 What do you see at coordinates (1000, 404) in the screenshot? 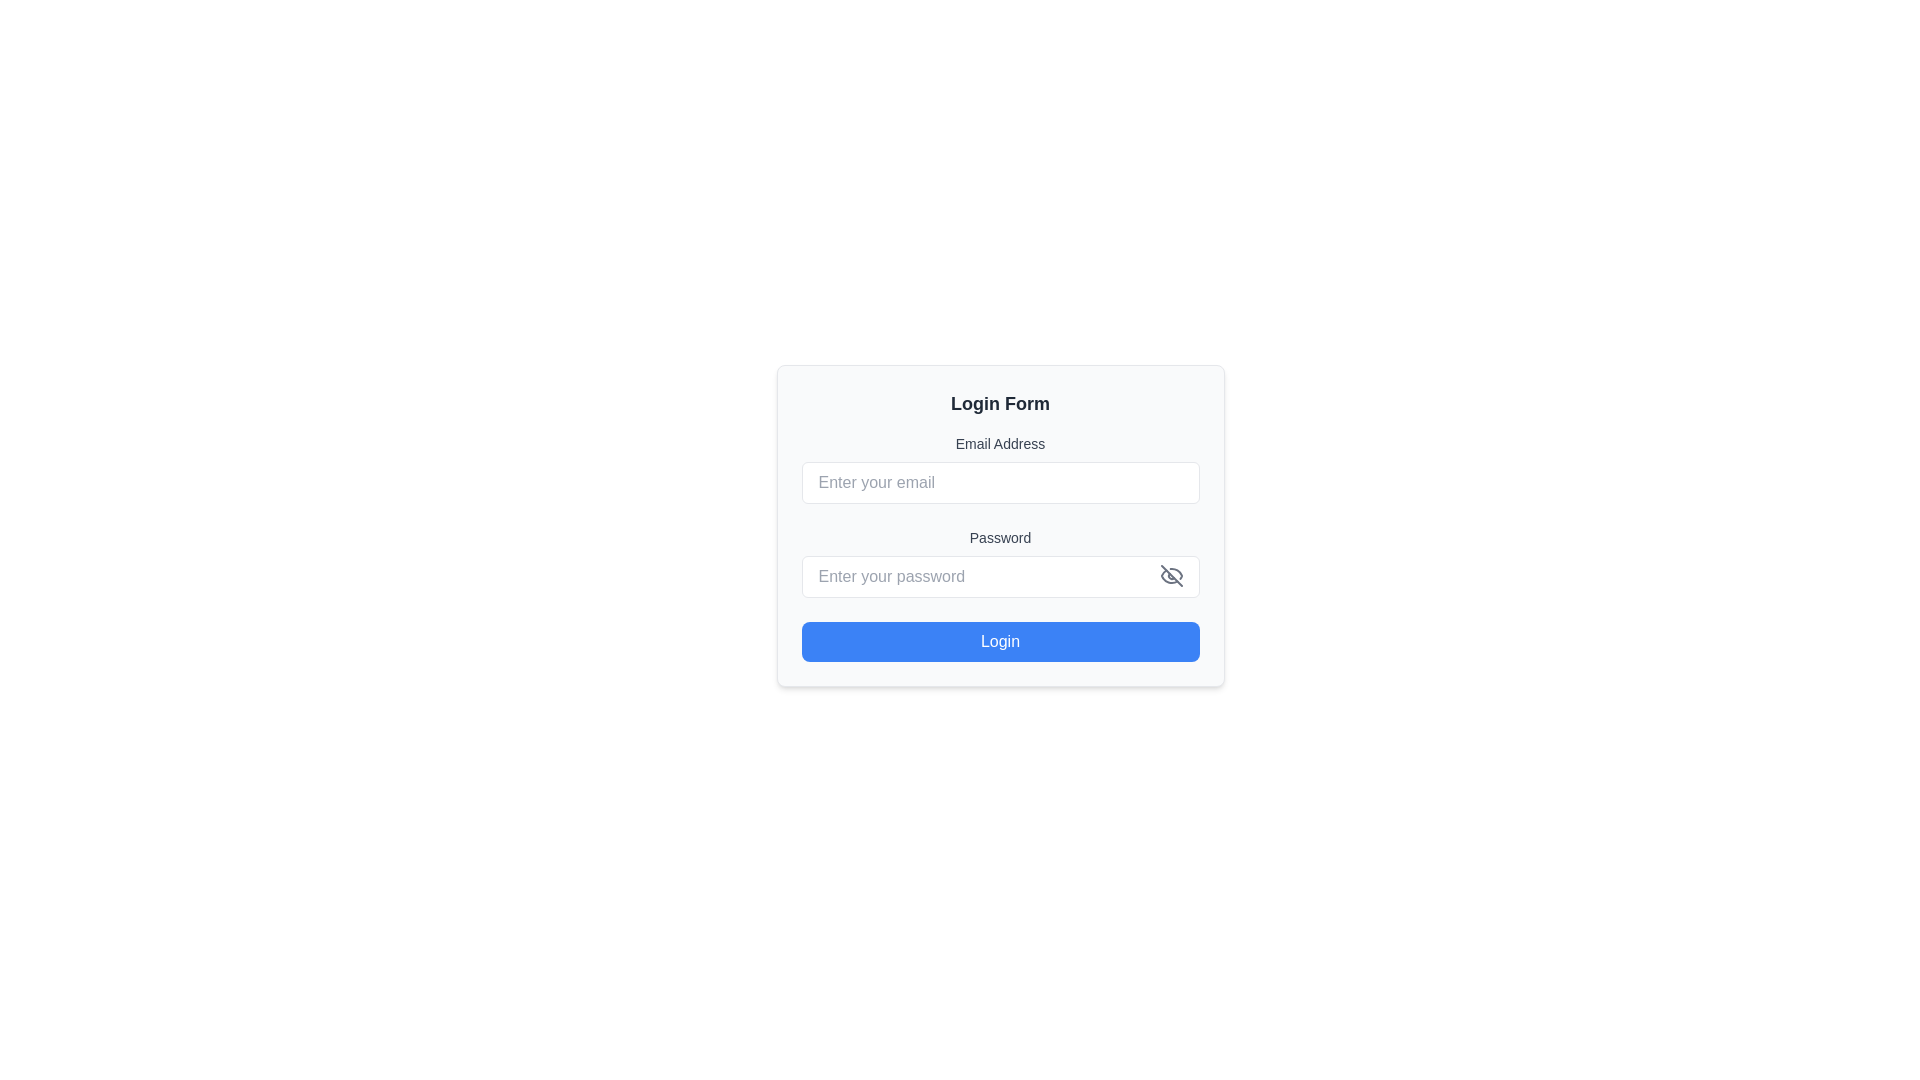
I see `the title text of the login form, which is centrally located near the top of the form interface` at bounding box center [1000, 404].